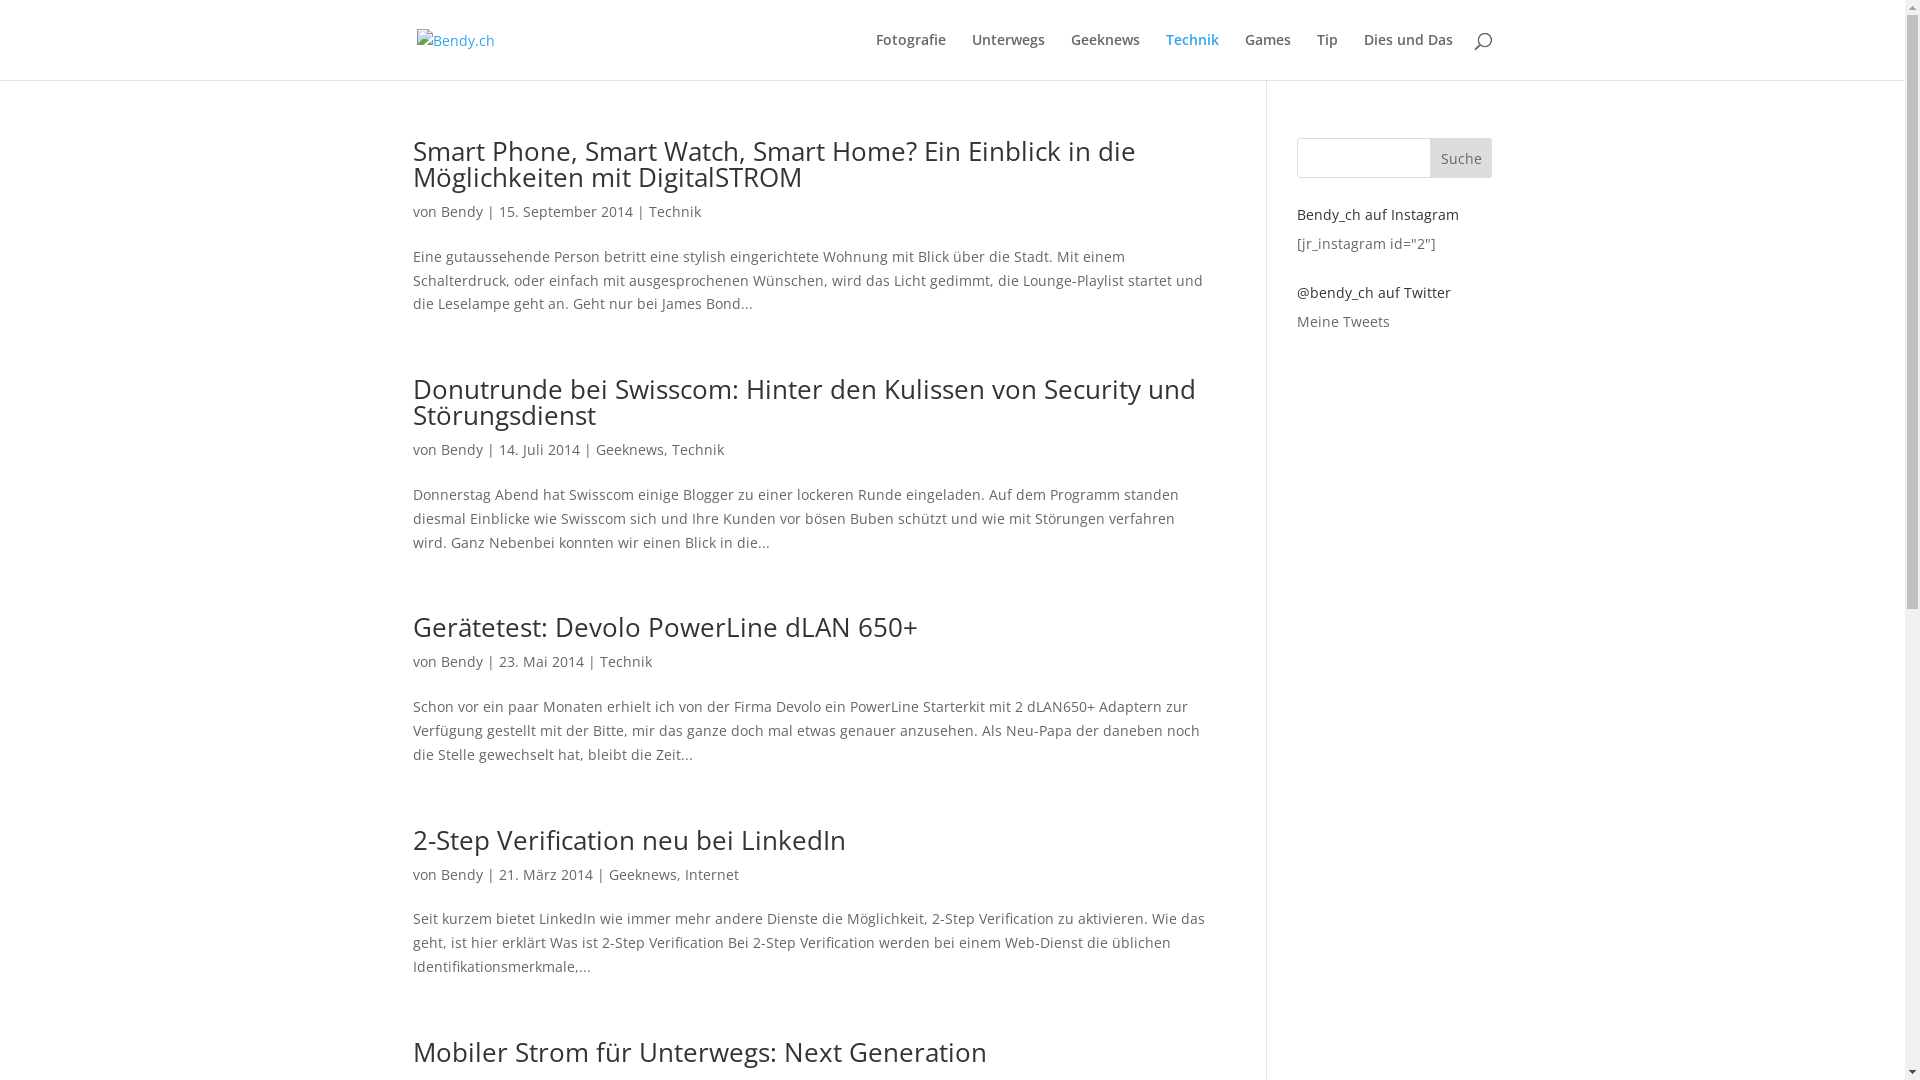 This screenshot has height=1080, width=1920. What do you see at coordinates (459, 448) in the screenshot?
I see `'Bendy'` at bounding box center [459, 448].